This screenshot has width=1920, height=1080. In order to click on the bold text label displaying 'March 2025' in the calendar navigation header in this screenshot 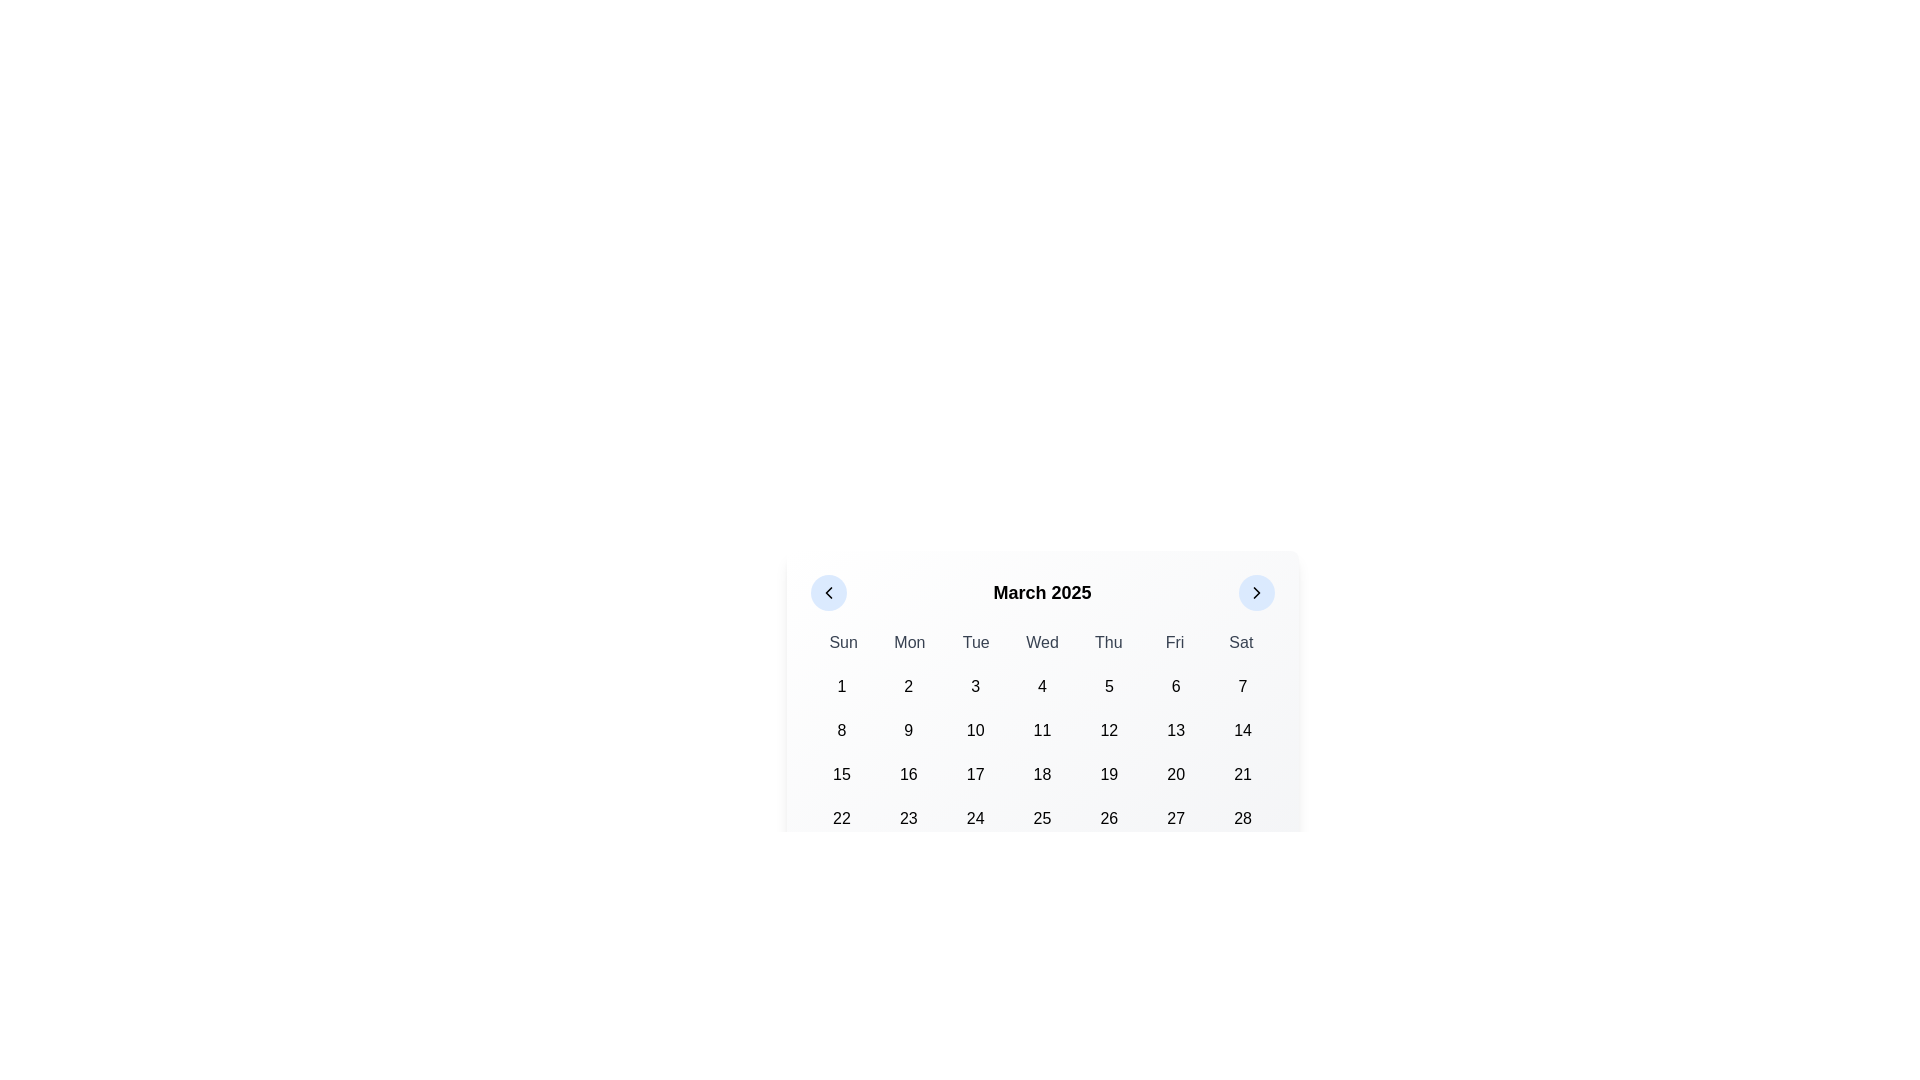, I will do `click(1041, 592)`.